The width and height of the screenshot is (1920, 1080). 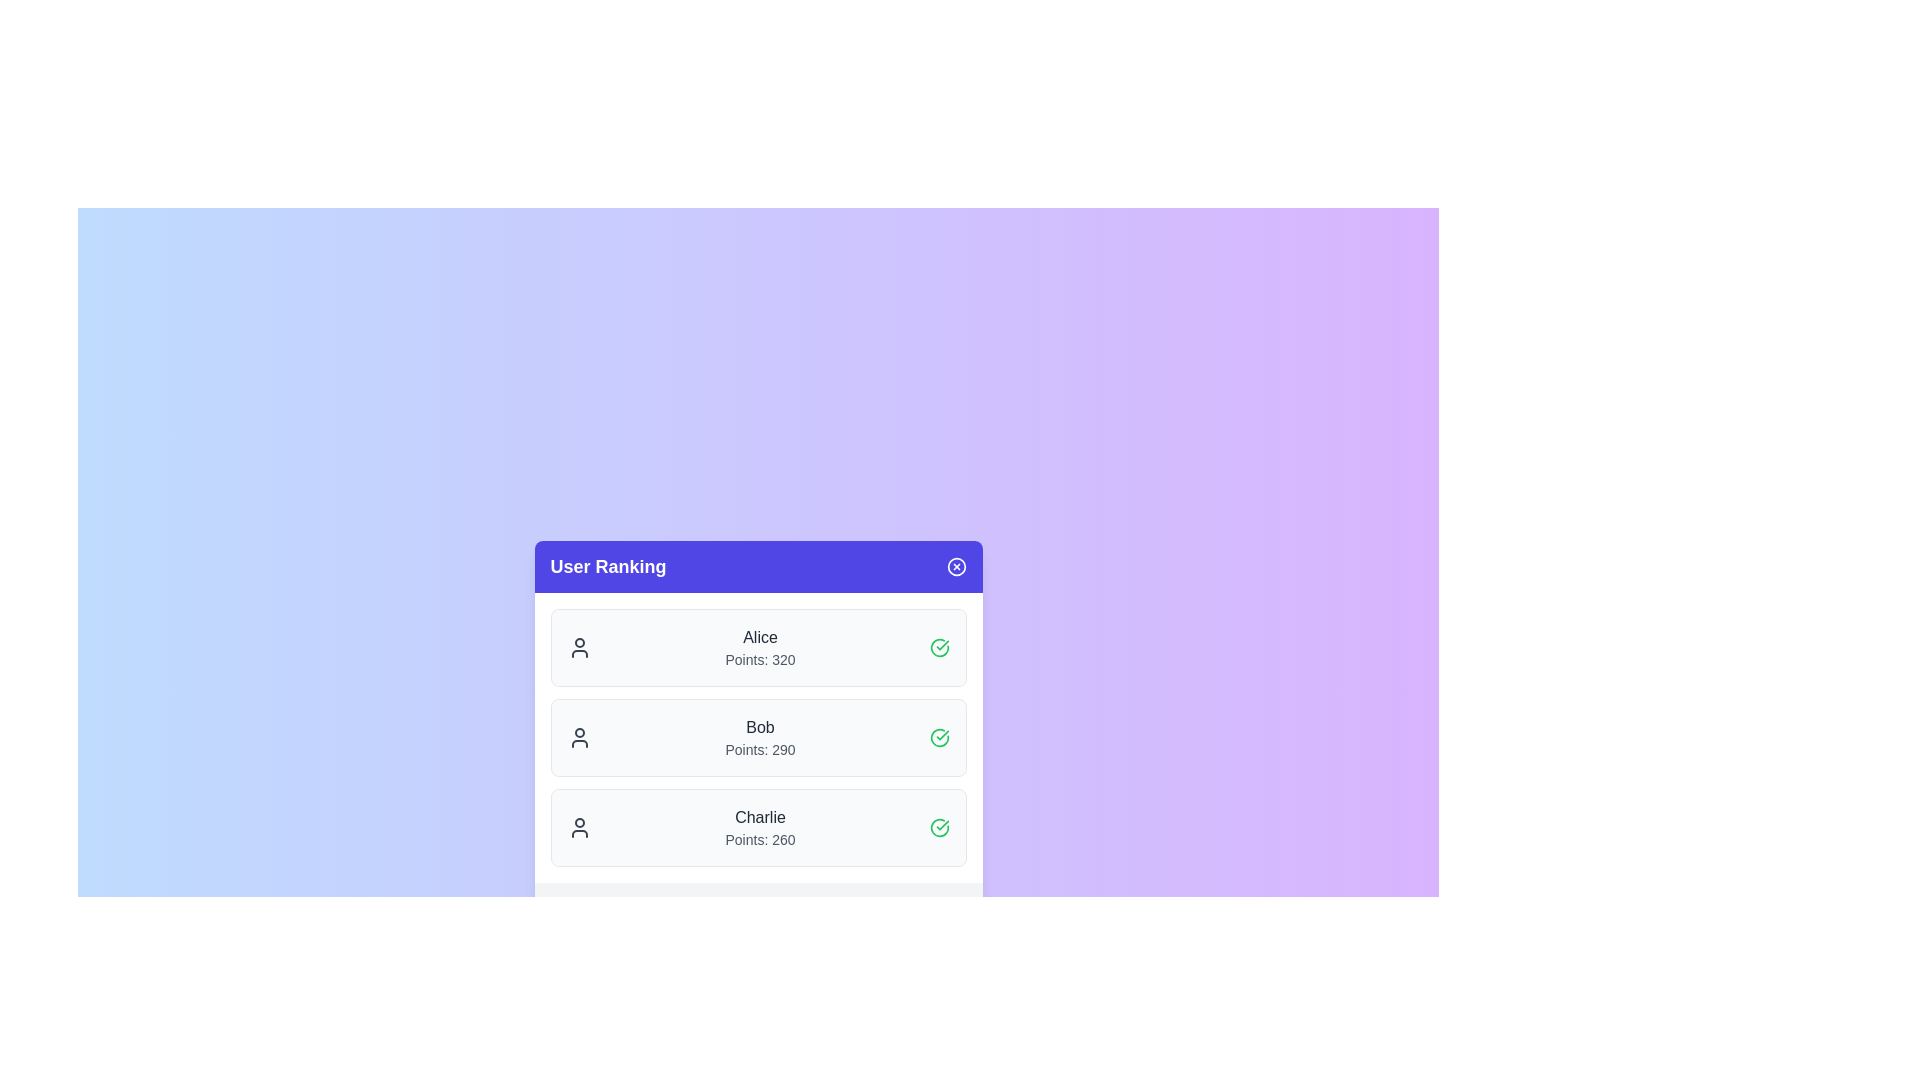 What do you see at coordinates (955, 567) in the screenshot?
I see `the close button to close the dialog` at bounding box center [955, 567].